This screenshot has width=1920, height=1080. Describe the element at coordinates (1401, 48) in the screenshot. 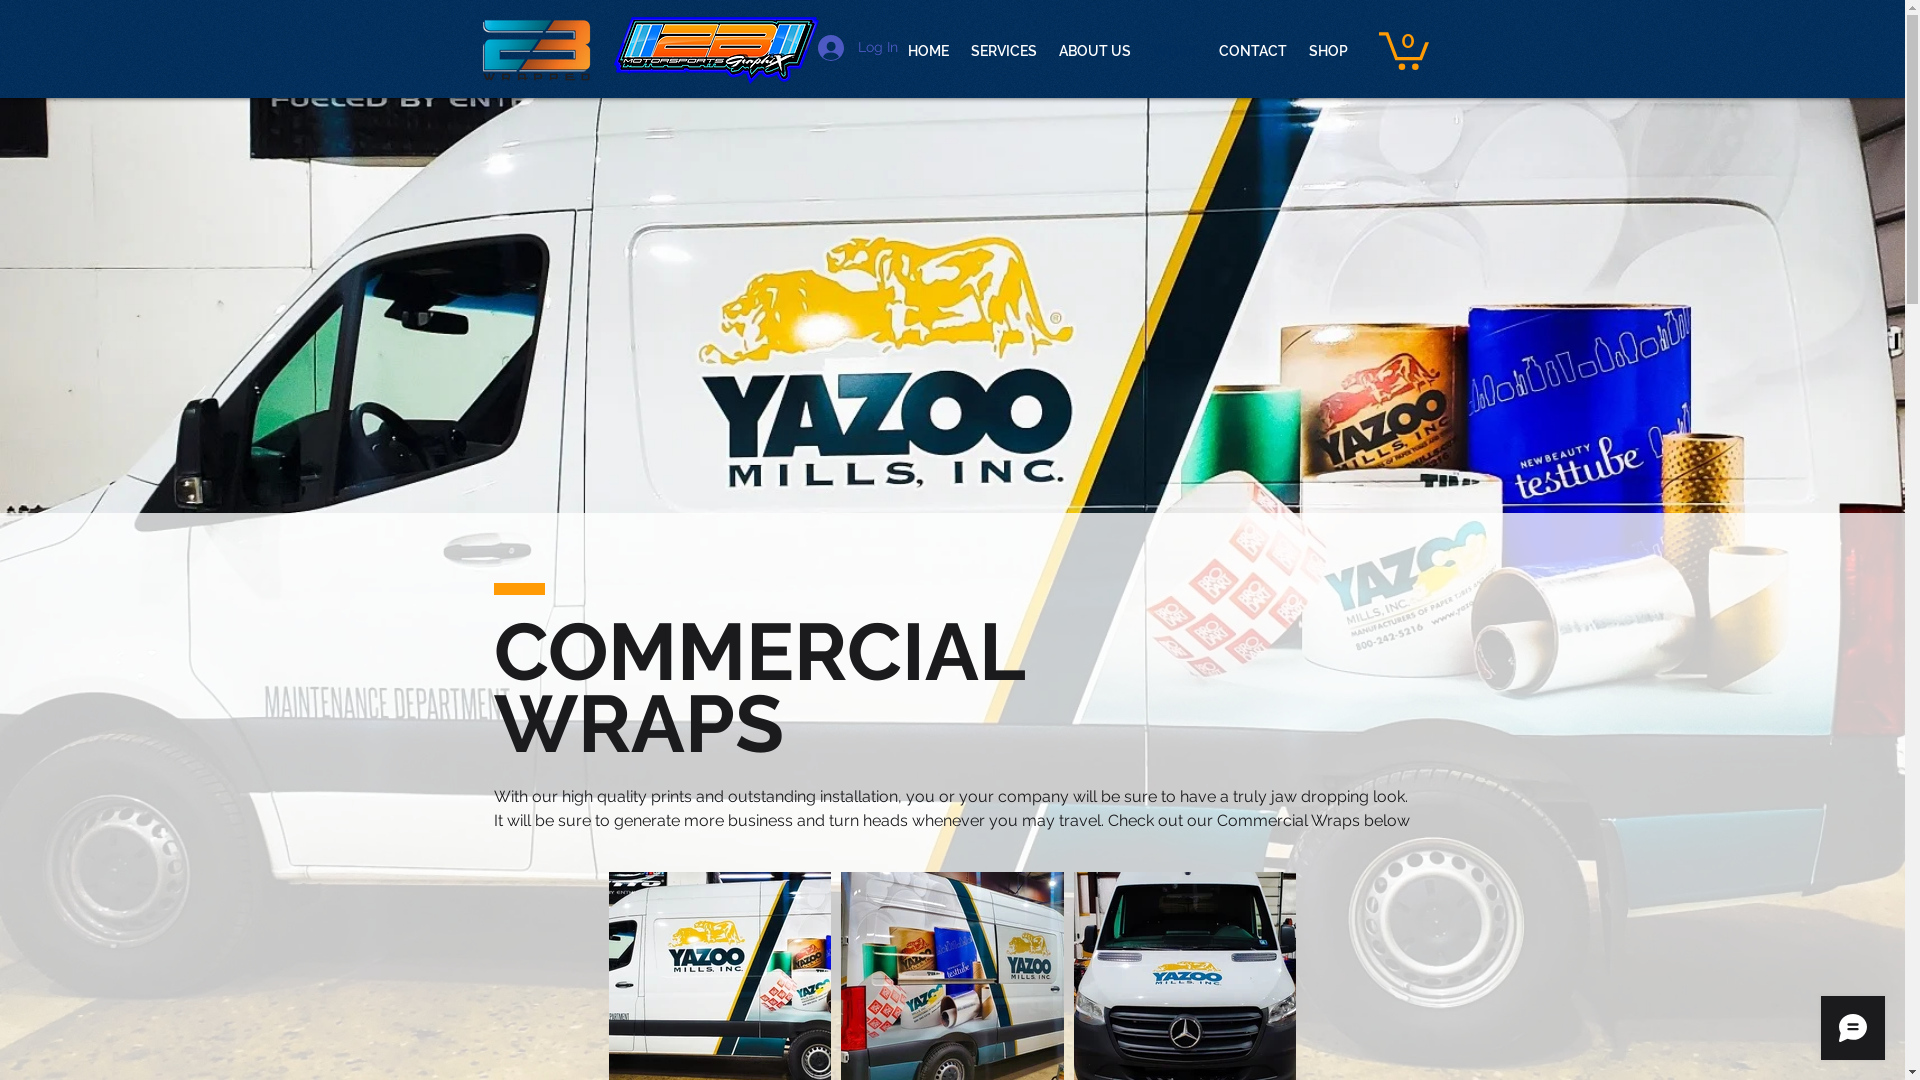

I see `'0'` at that location.